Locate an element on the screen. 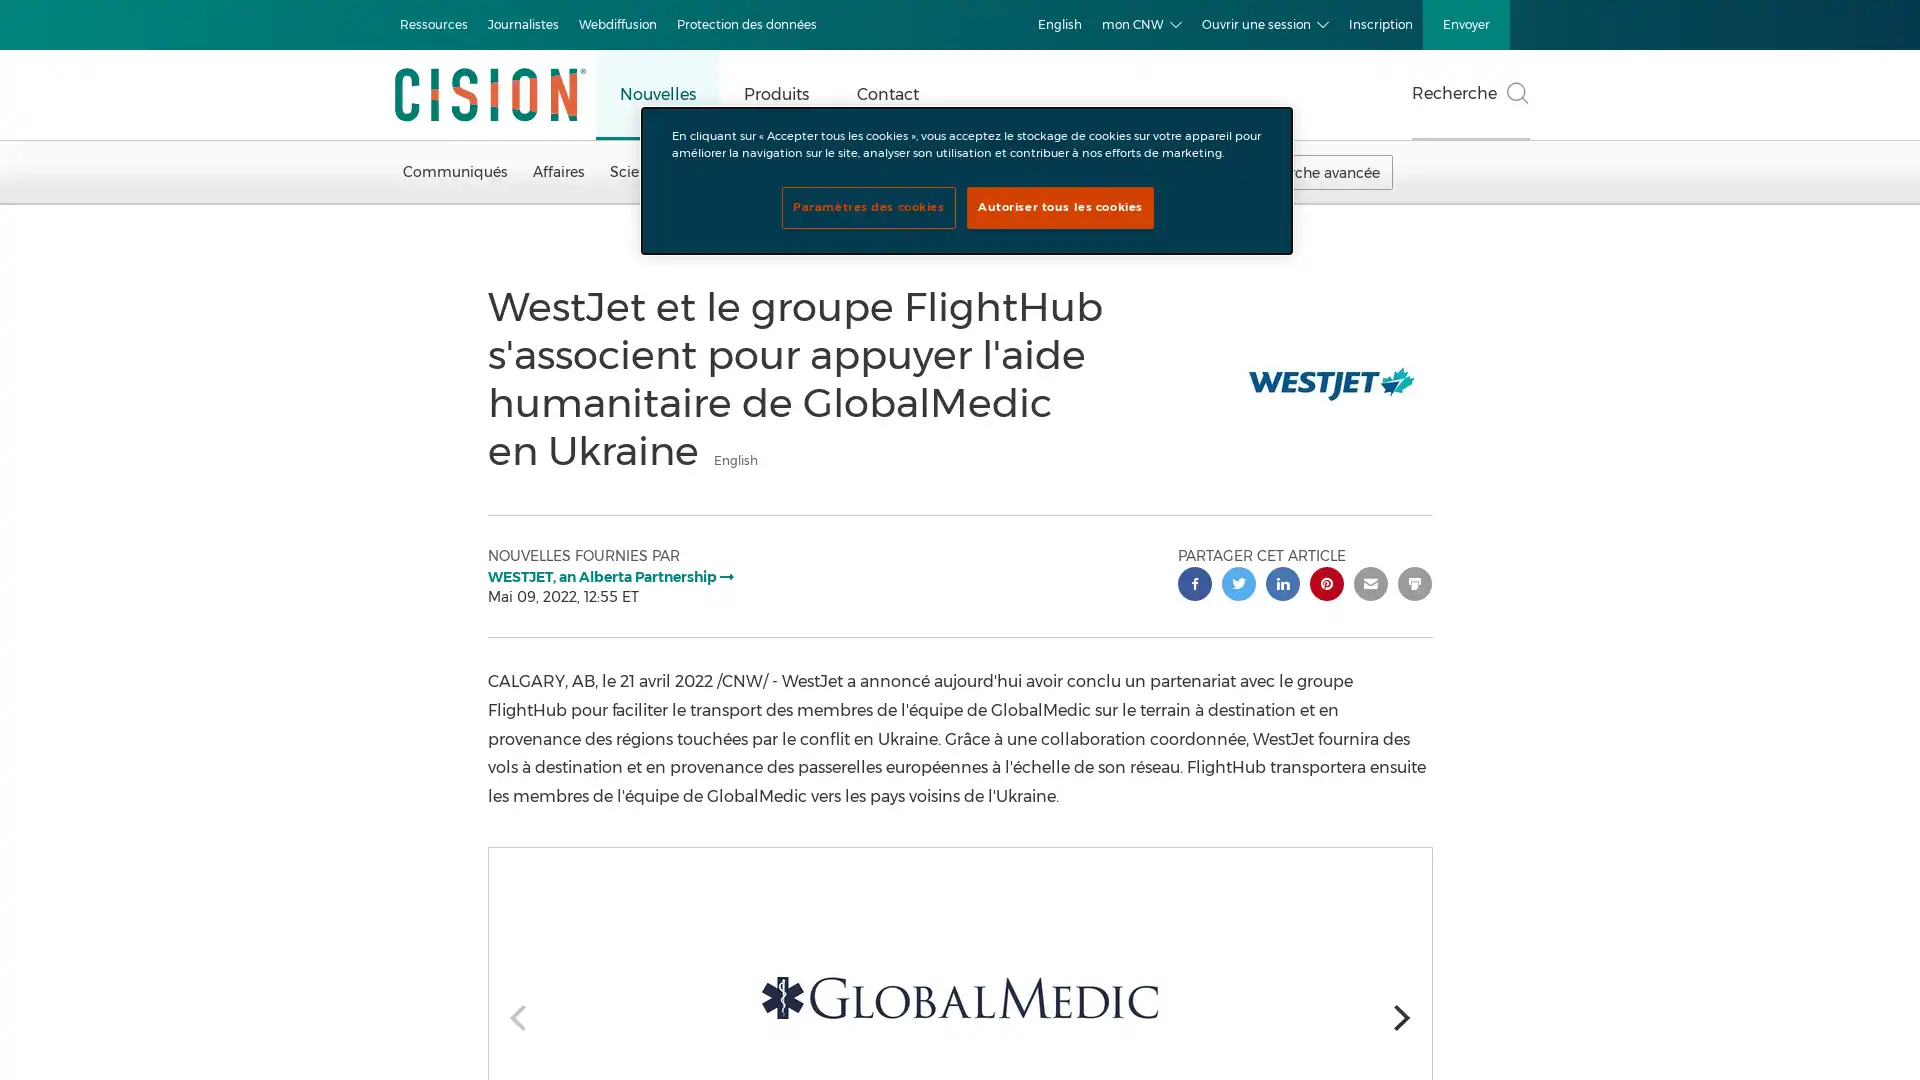 The image size is (1920, 1080). Parametres des cookies is located at coordinates (868, 208).